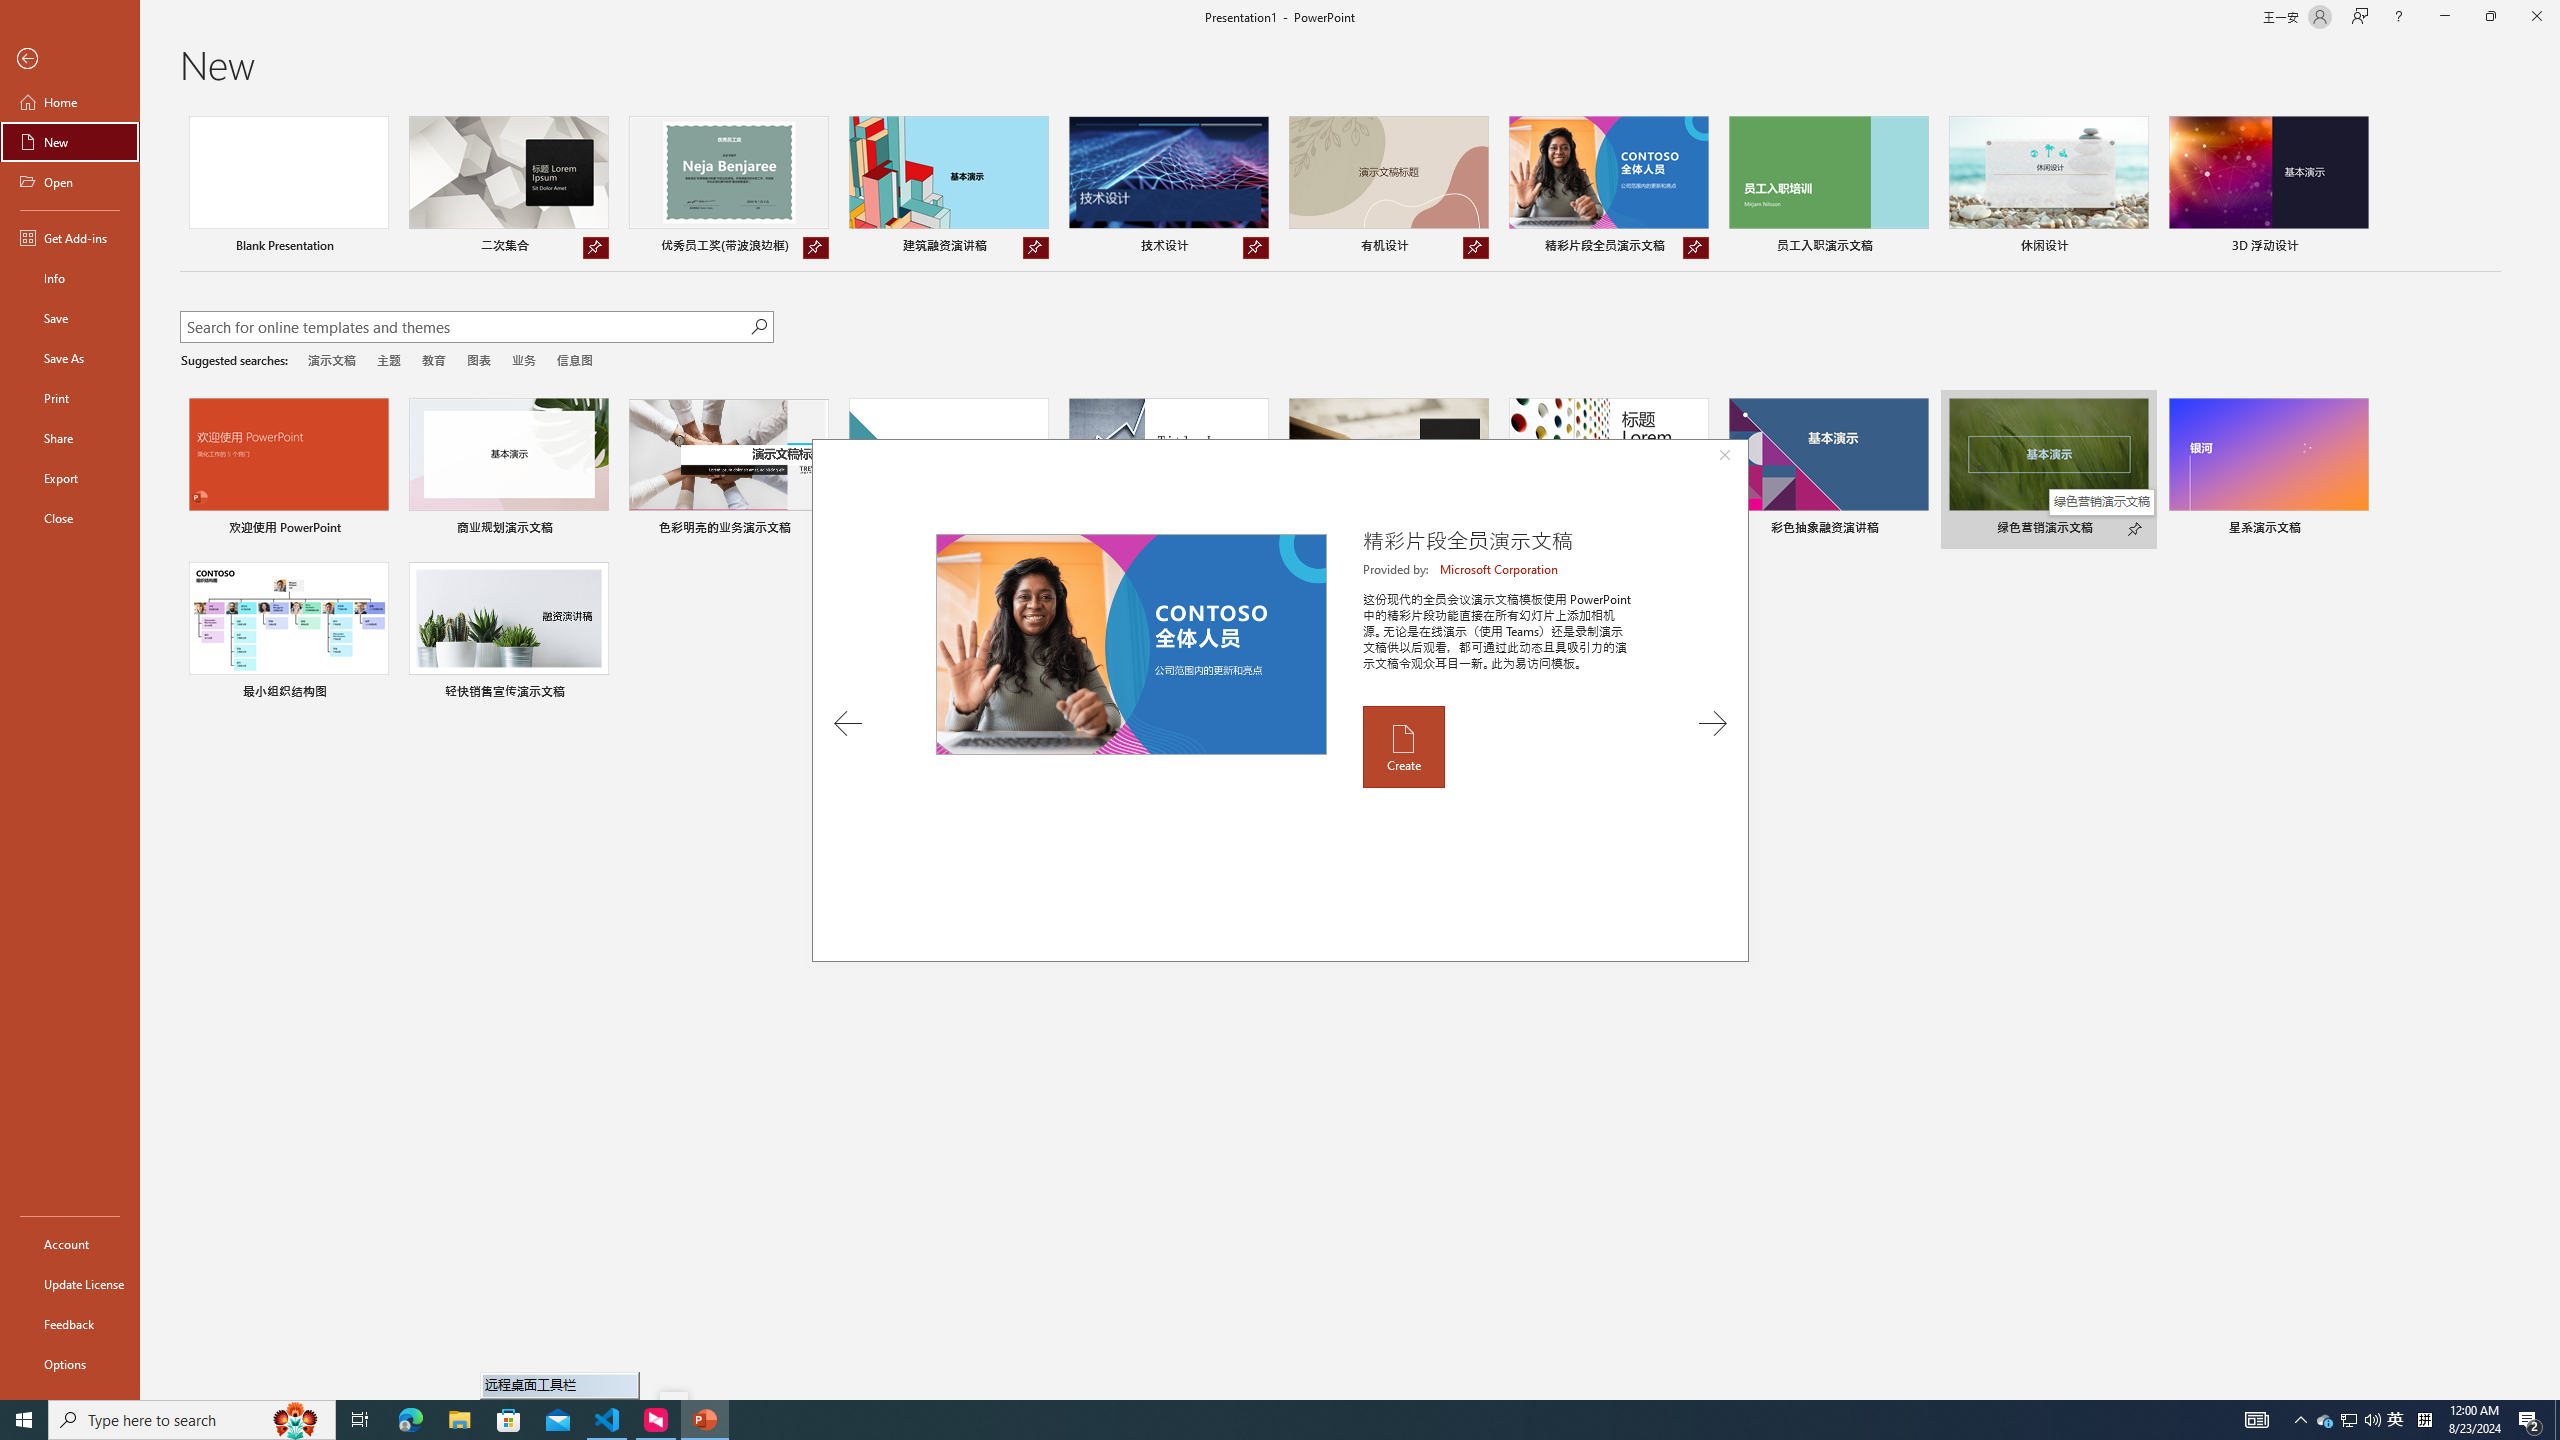  What do you see at coordinates (69, 1244) in the screenshot?
I see `'Account'` at bounding box center [69, 1244].